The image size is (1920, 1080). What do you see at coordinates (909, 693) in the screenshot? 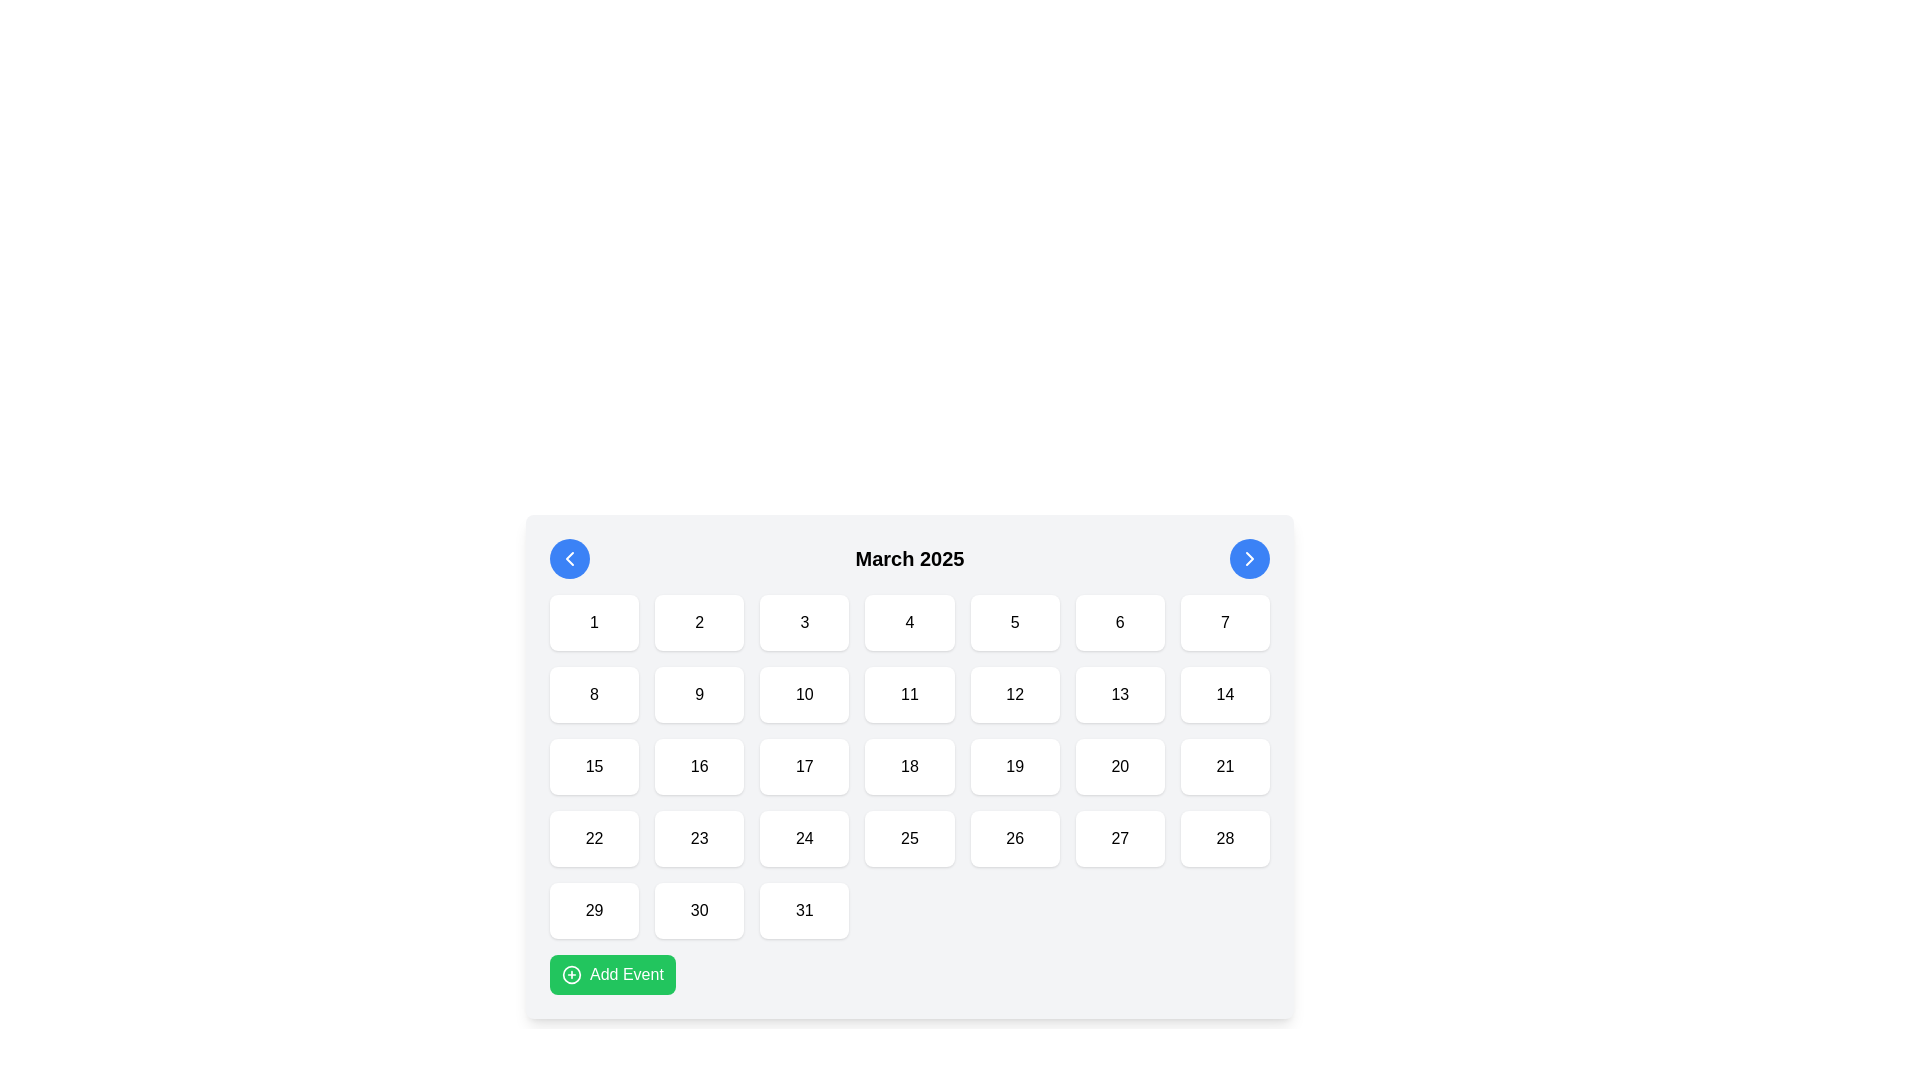
I see `the display element showing the number '11' in the second row and fourth column of the calendar grid for March 2025` at bounding box center [909, 693].